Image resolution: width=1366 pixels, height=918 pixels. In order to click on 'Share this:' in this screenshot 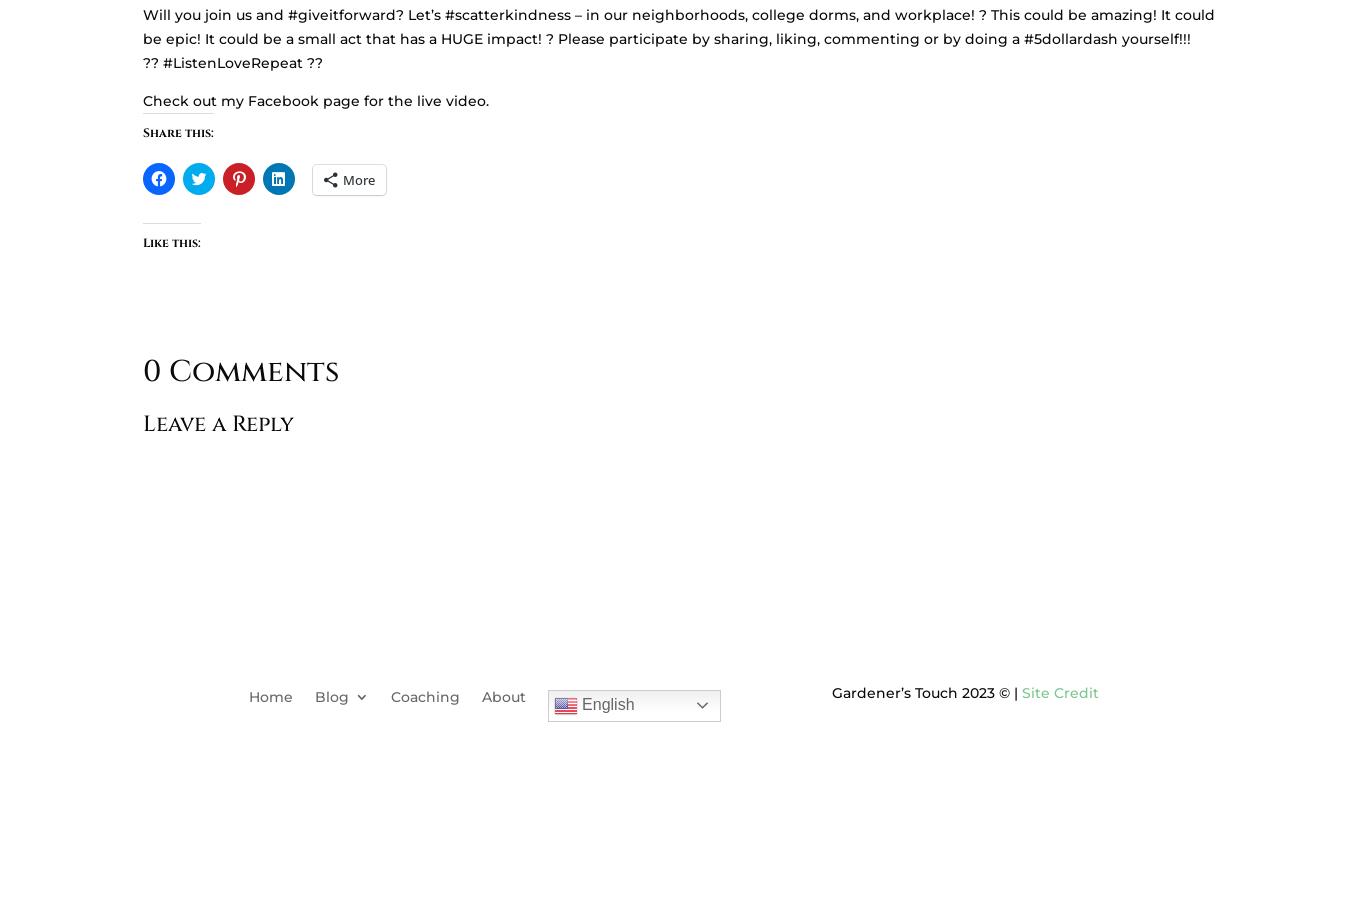, I will do `click(177, 132)`.